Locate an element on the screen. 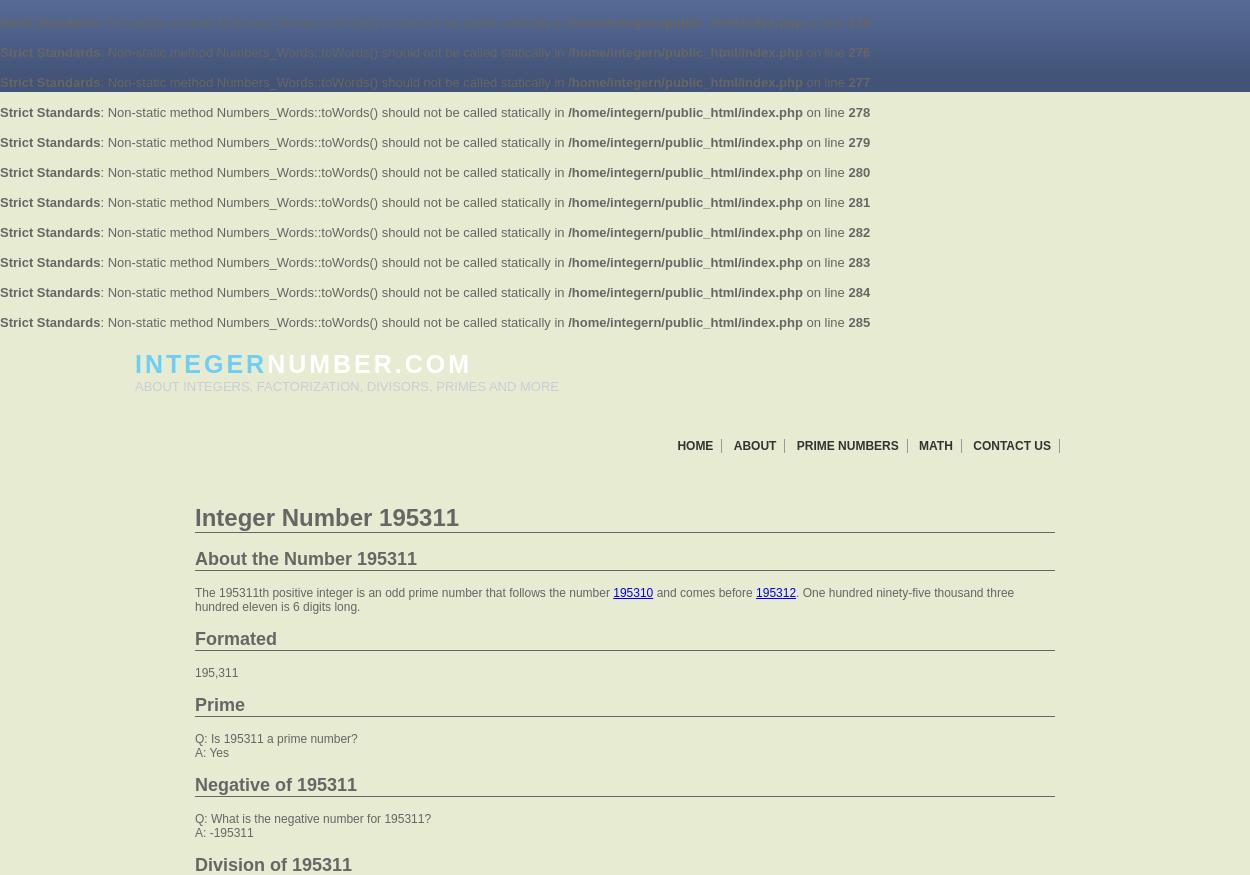 Image resolution: width=1250 pixels, height=875 pixels. '195,311' is located at coordinates (215, 671).